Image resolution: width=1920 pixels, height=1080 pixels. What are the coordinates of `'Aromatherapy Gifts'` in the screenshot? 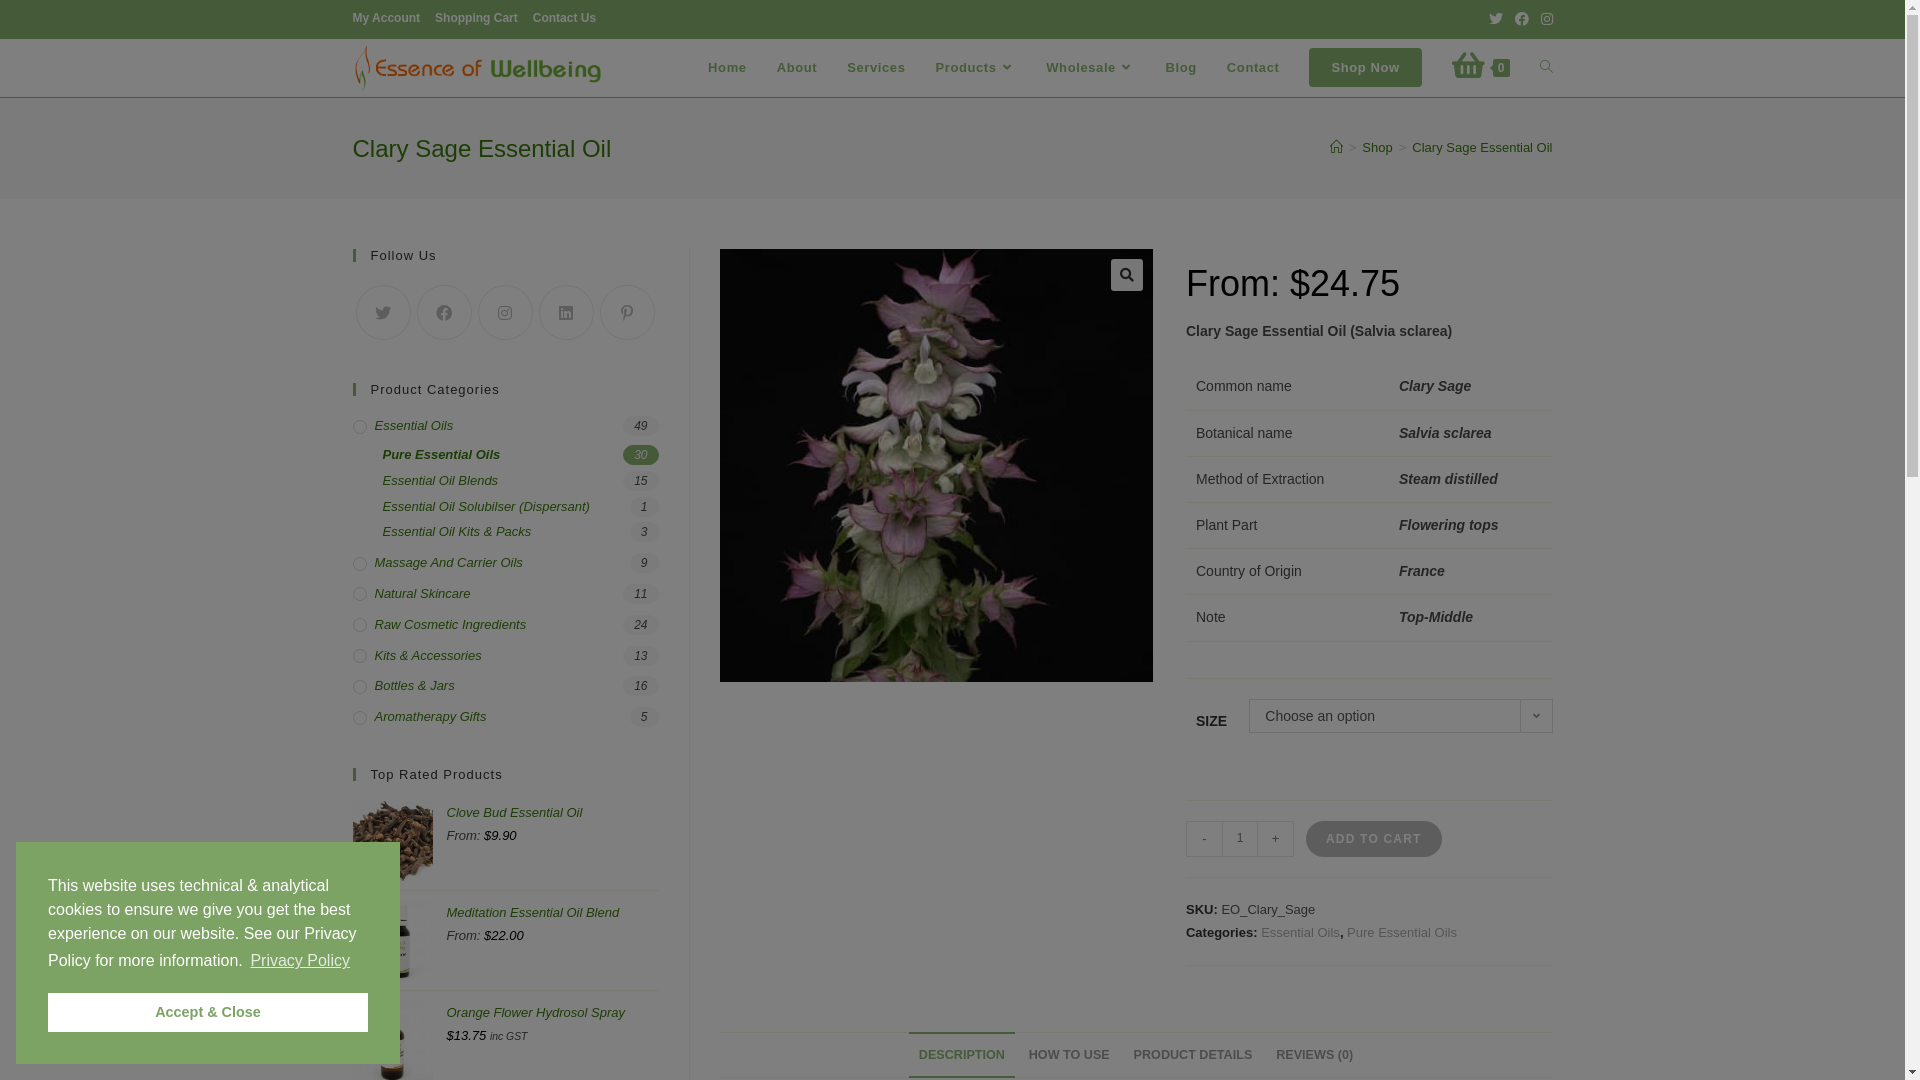 It's located at (504, 716).